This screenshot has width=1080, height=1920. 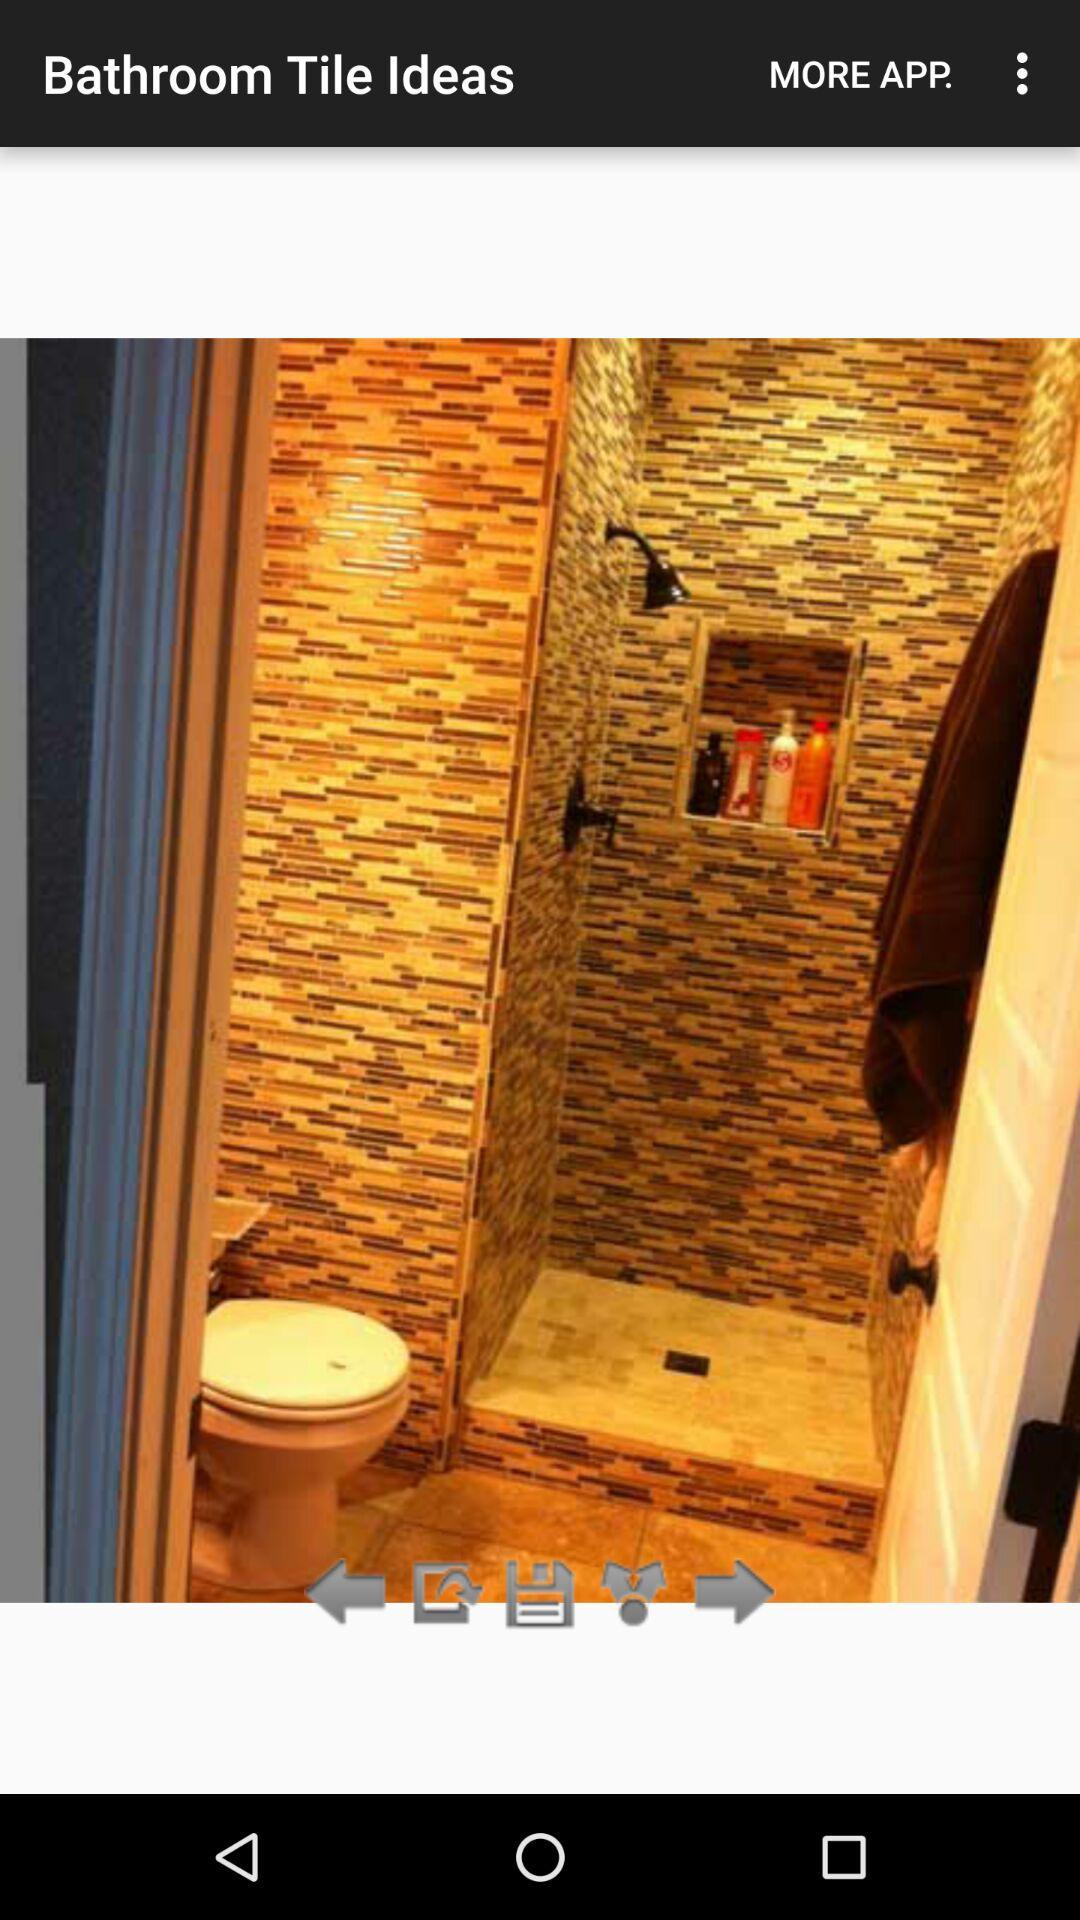 I want to click on item below bathroom tile ideas, so click(x=540, y=1593).